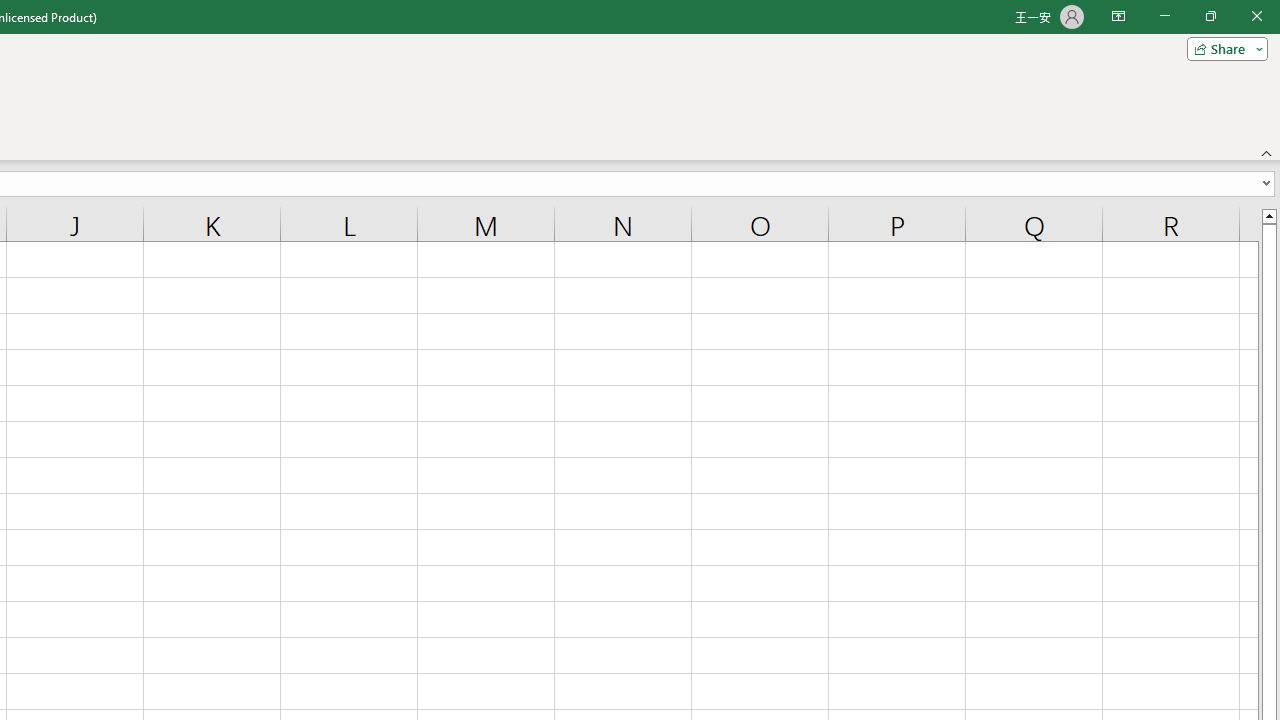 This screenshot has width=1280, height=720. What do you see at coordinates (1222, 47) in the screenshot?
I see `'Share'` at bounding box center [1222, 47].